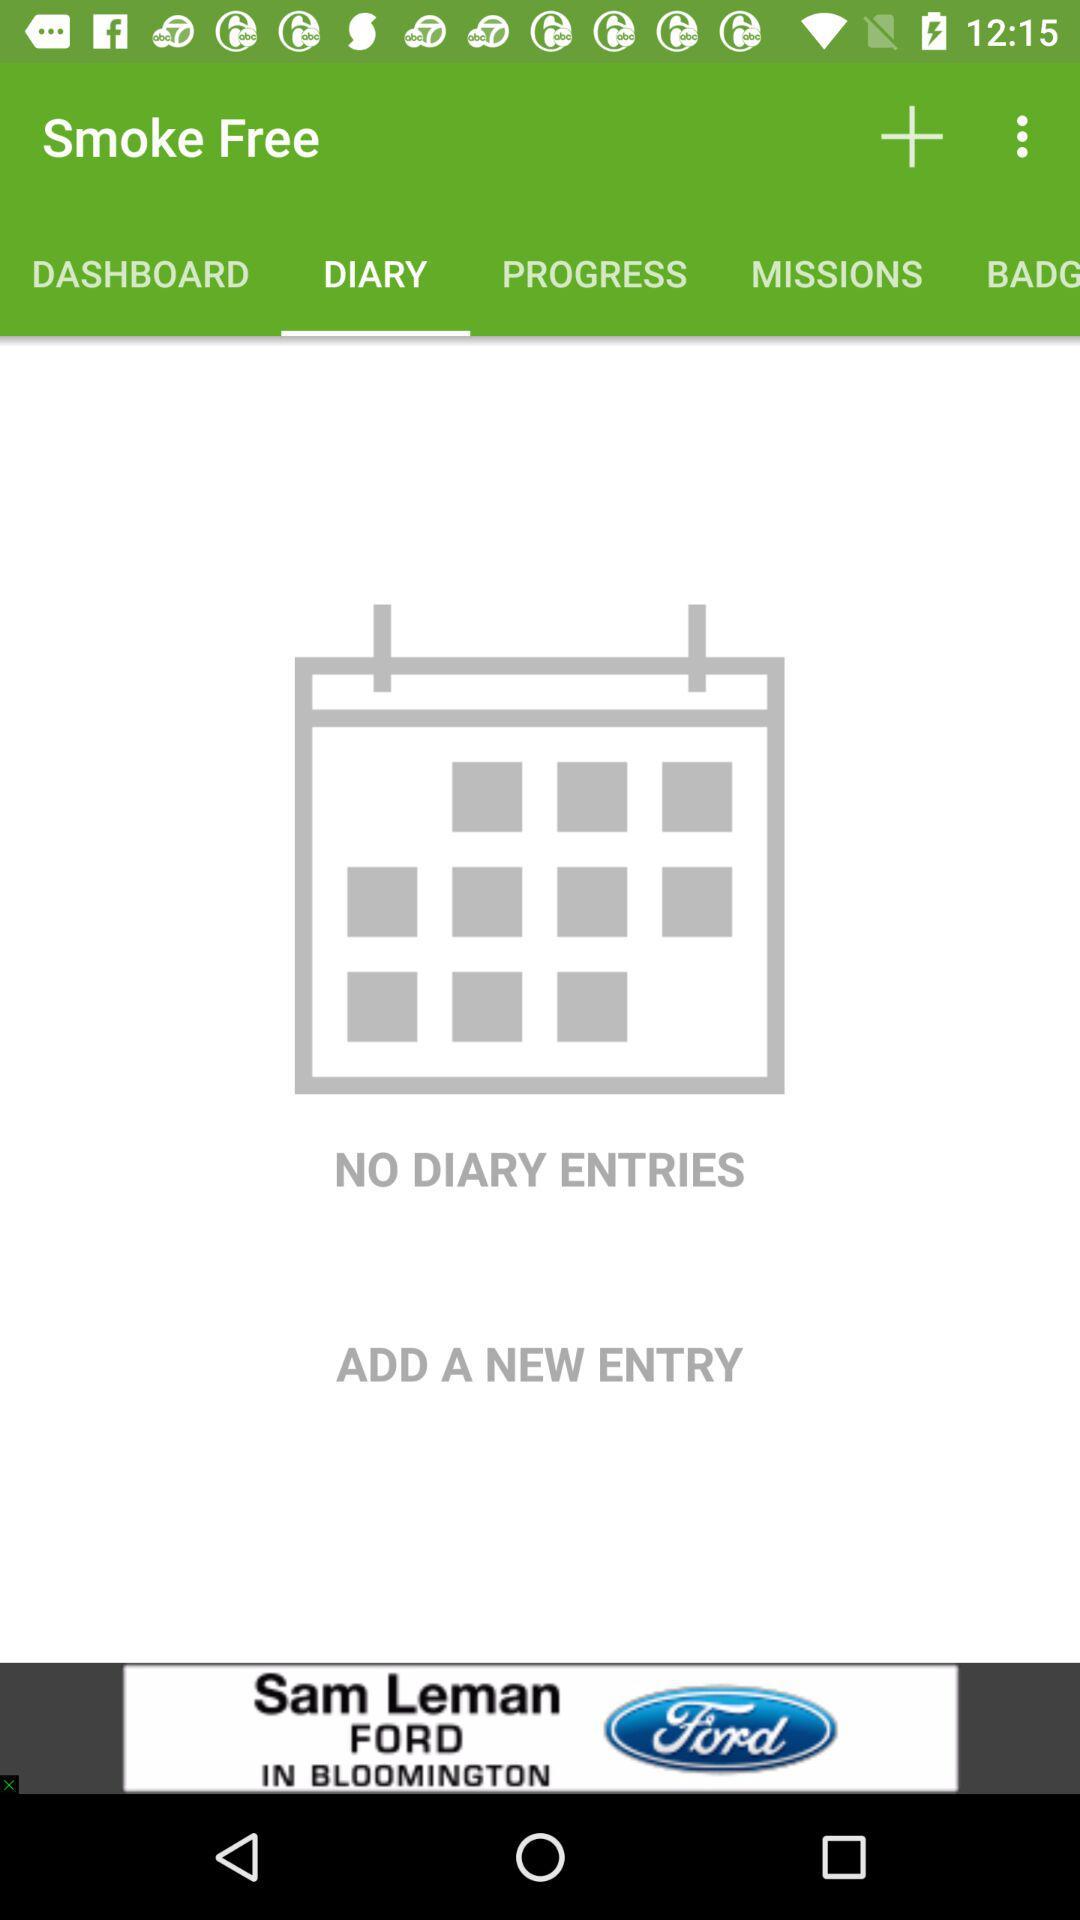 The height and width of the screenshot is (1920, 1080). What do you see at coordinates (18, 1775) in the screenshot?
I see `the item at the bottom left corner` at bounding box center [18, 1775].